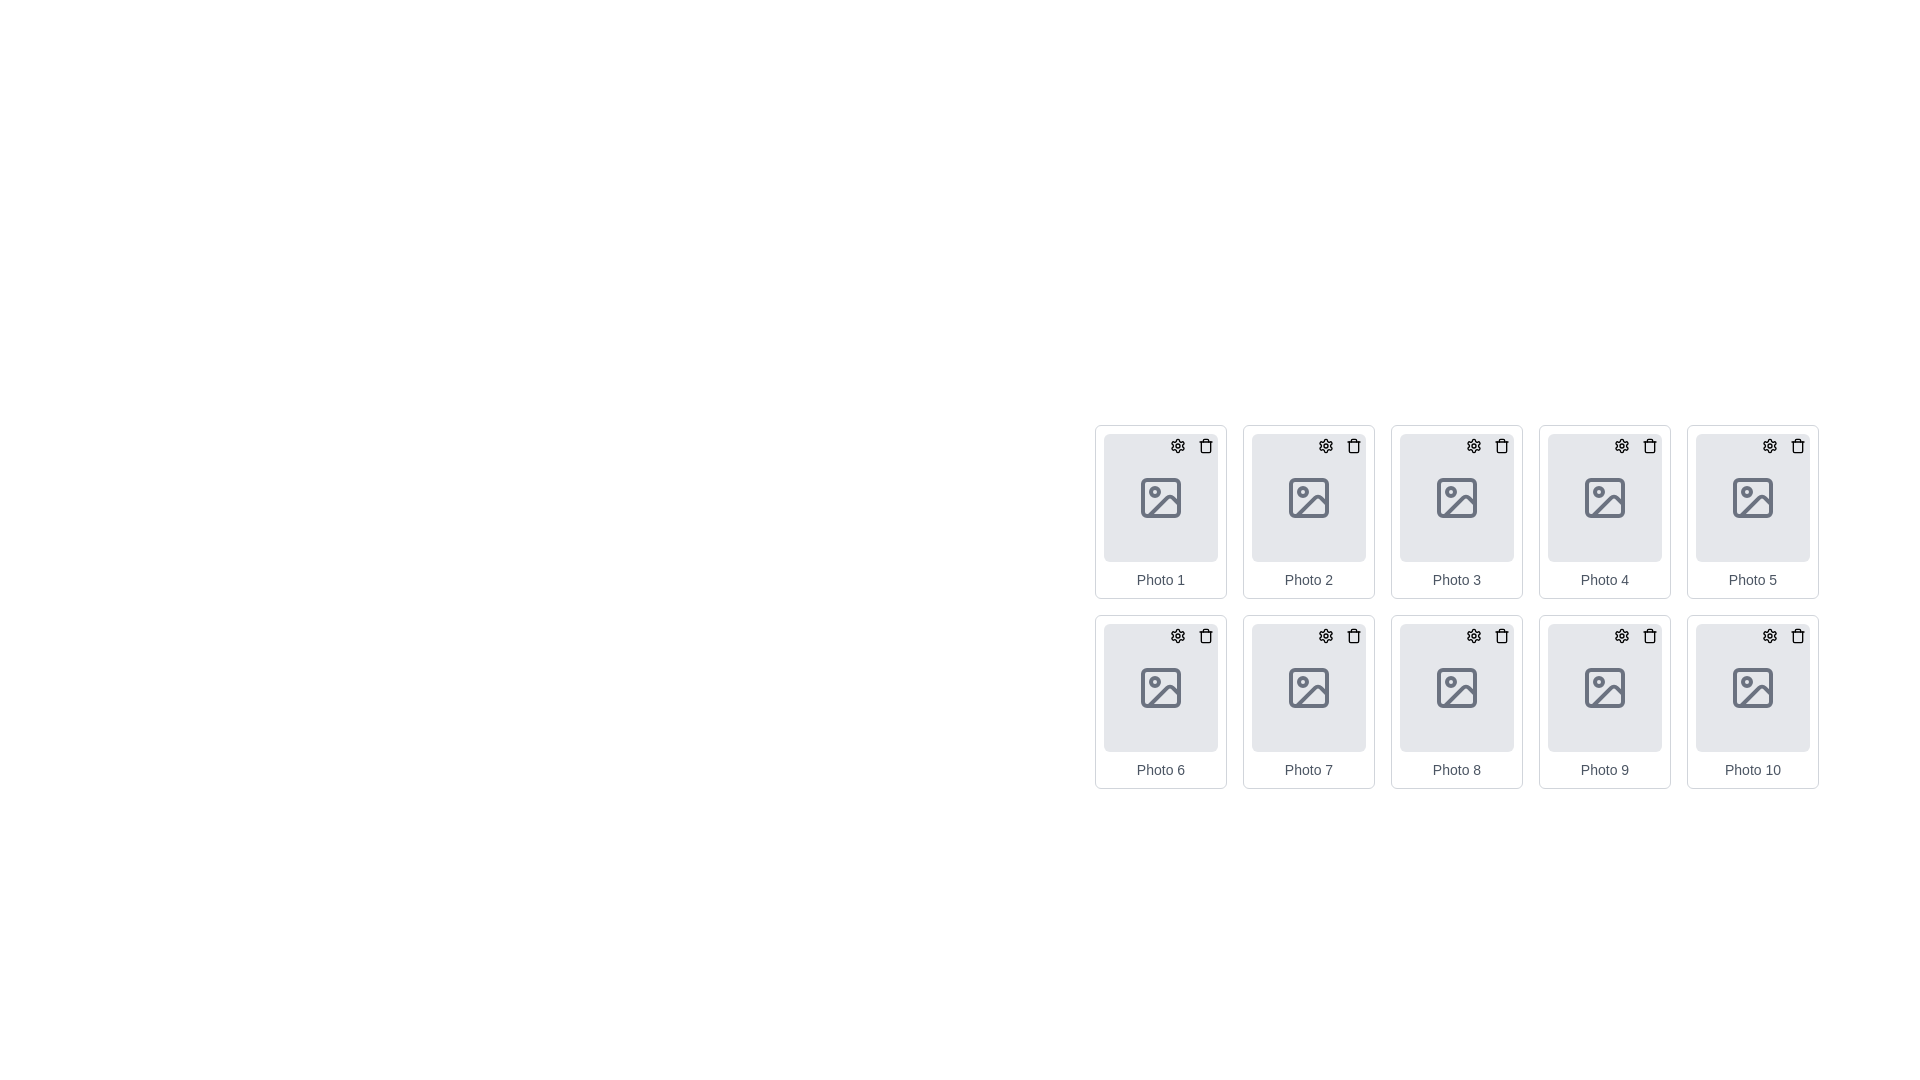 This screenshot has width=1920, height=1080. What do you see at coordinates (1604, 579) in the screenshot?
I see `text label displaying 'Photo 4' in a small, gray font located at the lower-central position of the fourth card in the grid of photo cards` at bounding box center [1604, 579].